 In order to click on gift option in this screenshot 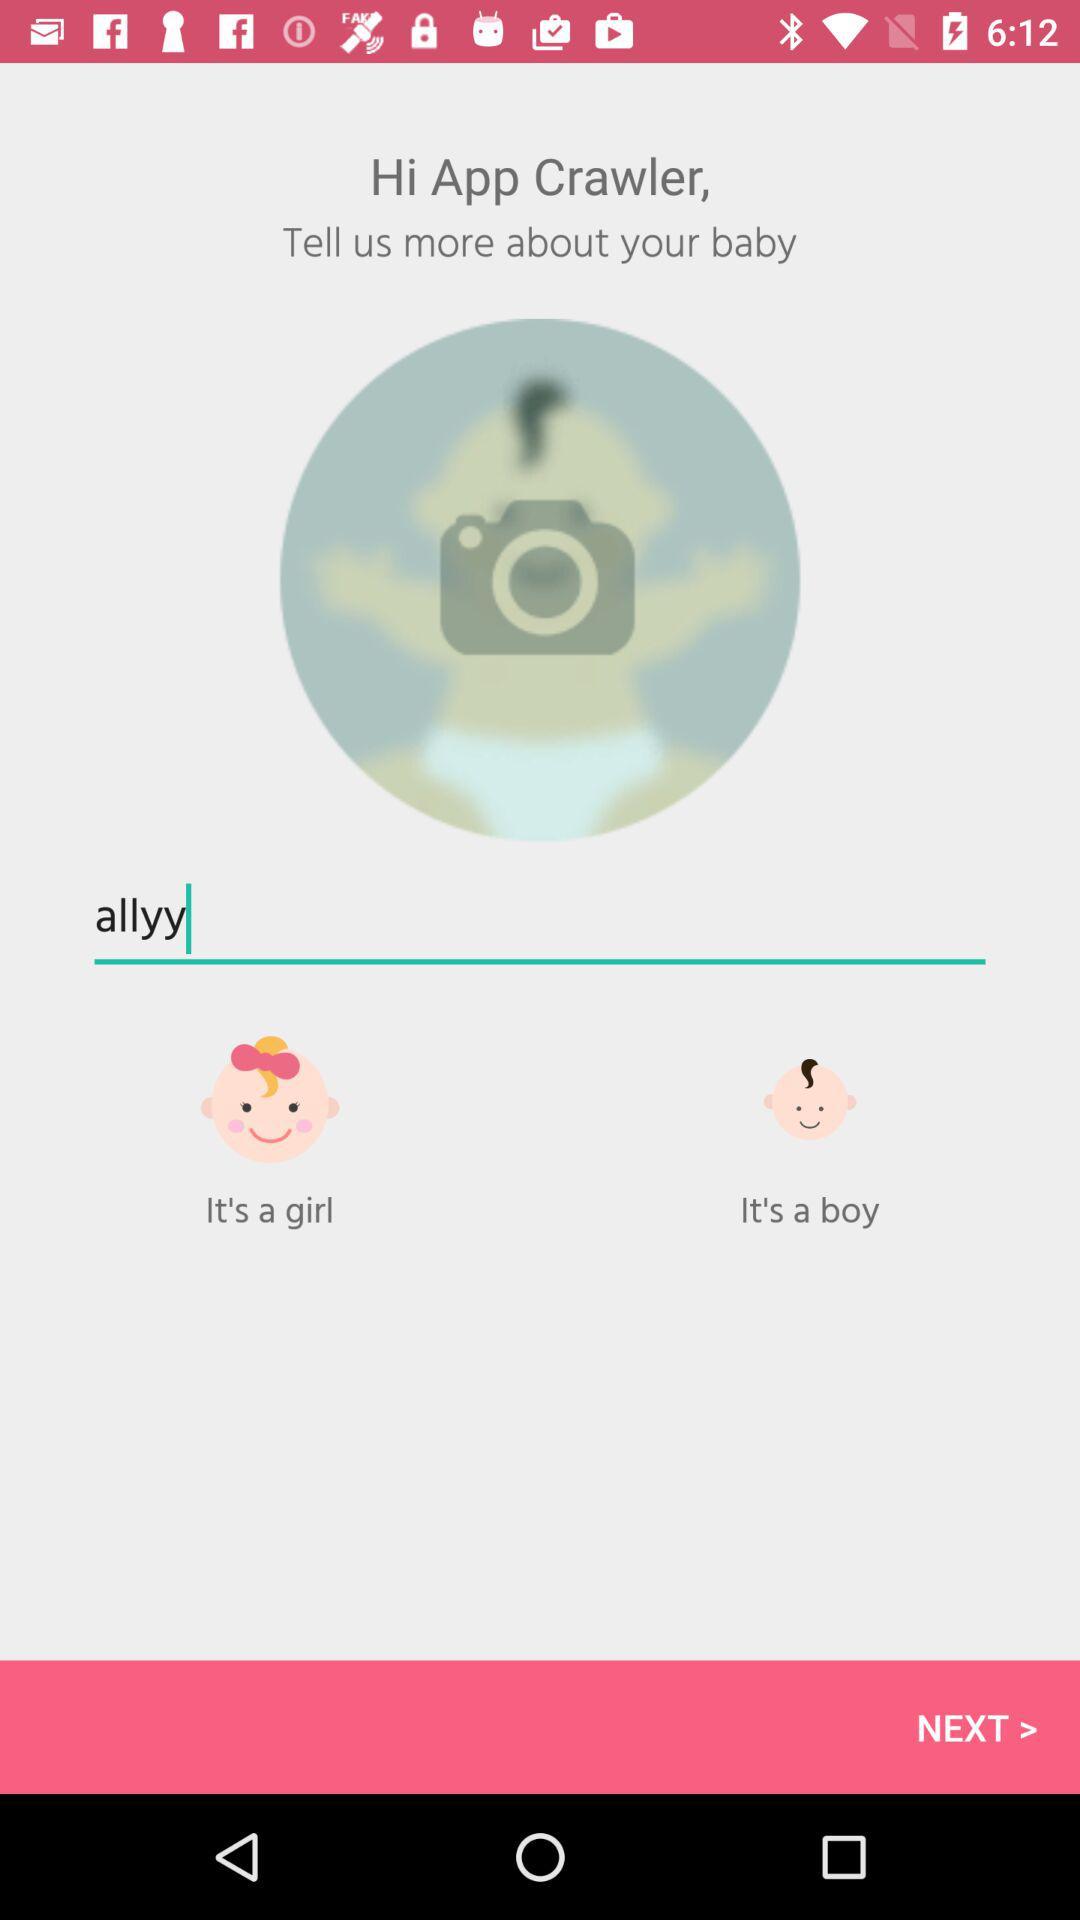, I will do `click(270, 1120)`.